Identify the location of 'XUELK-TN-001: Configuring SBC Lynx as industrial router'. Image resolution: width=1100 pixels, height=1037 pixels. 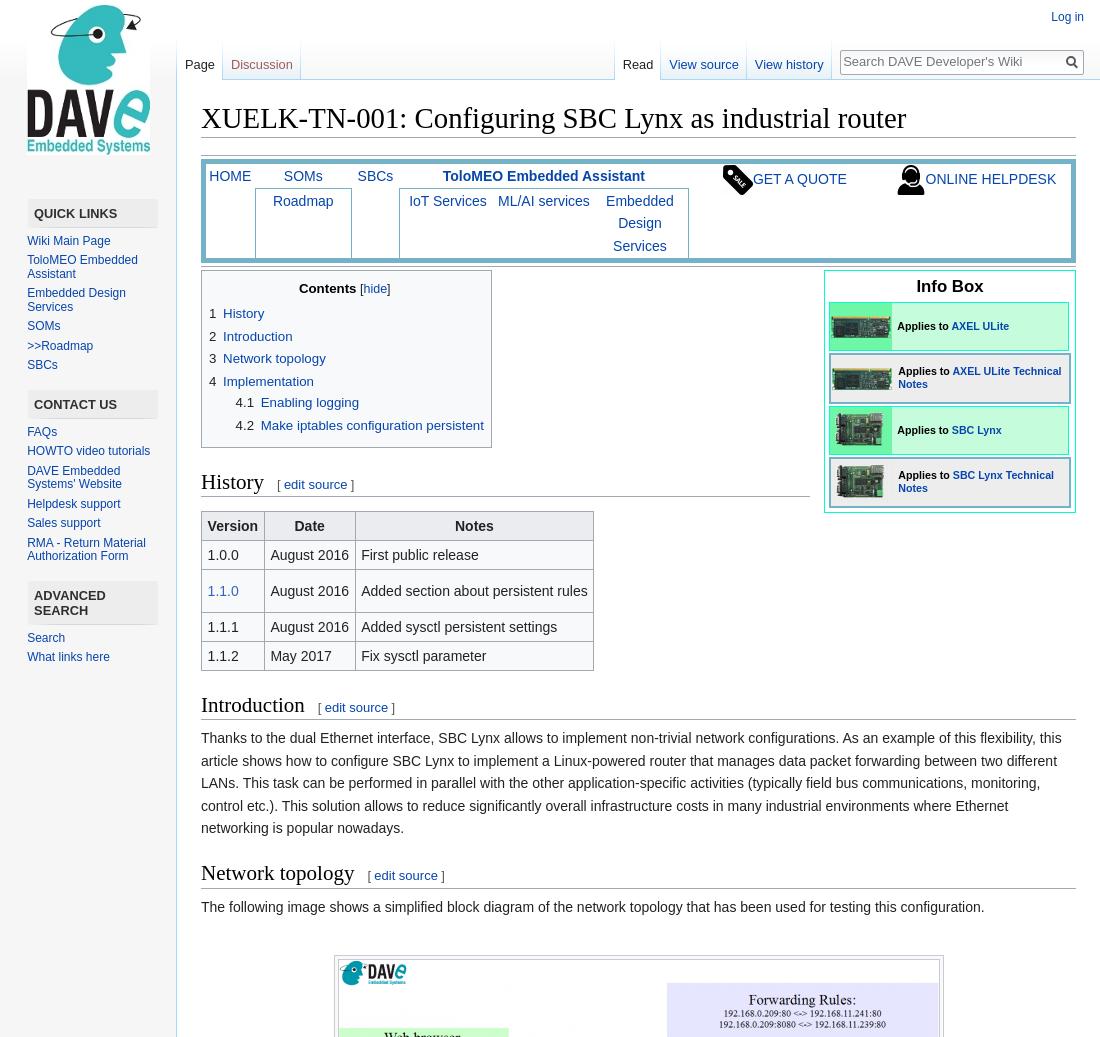
(199, 117).